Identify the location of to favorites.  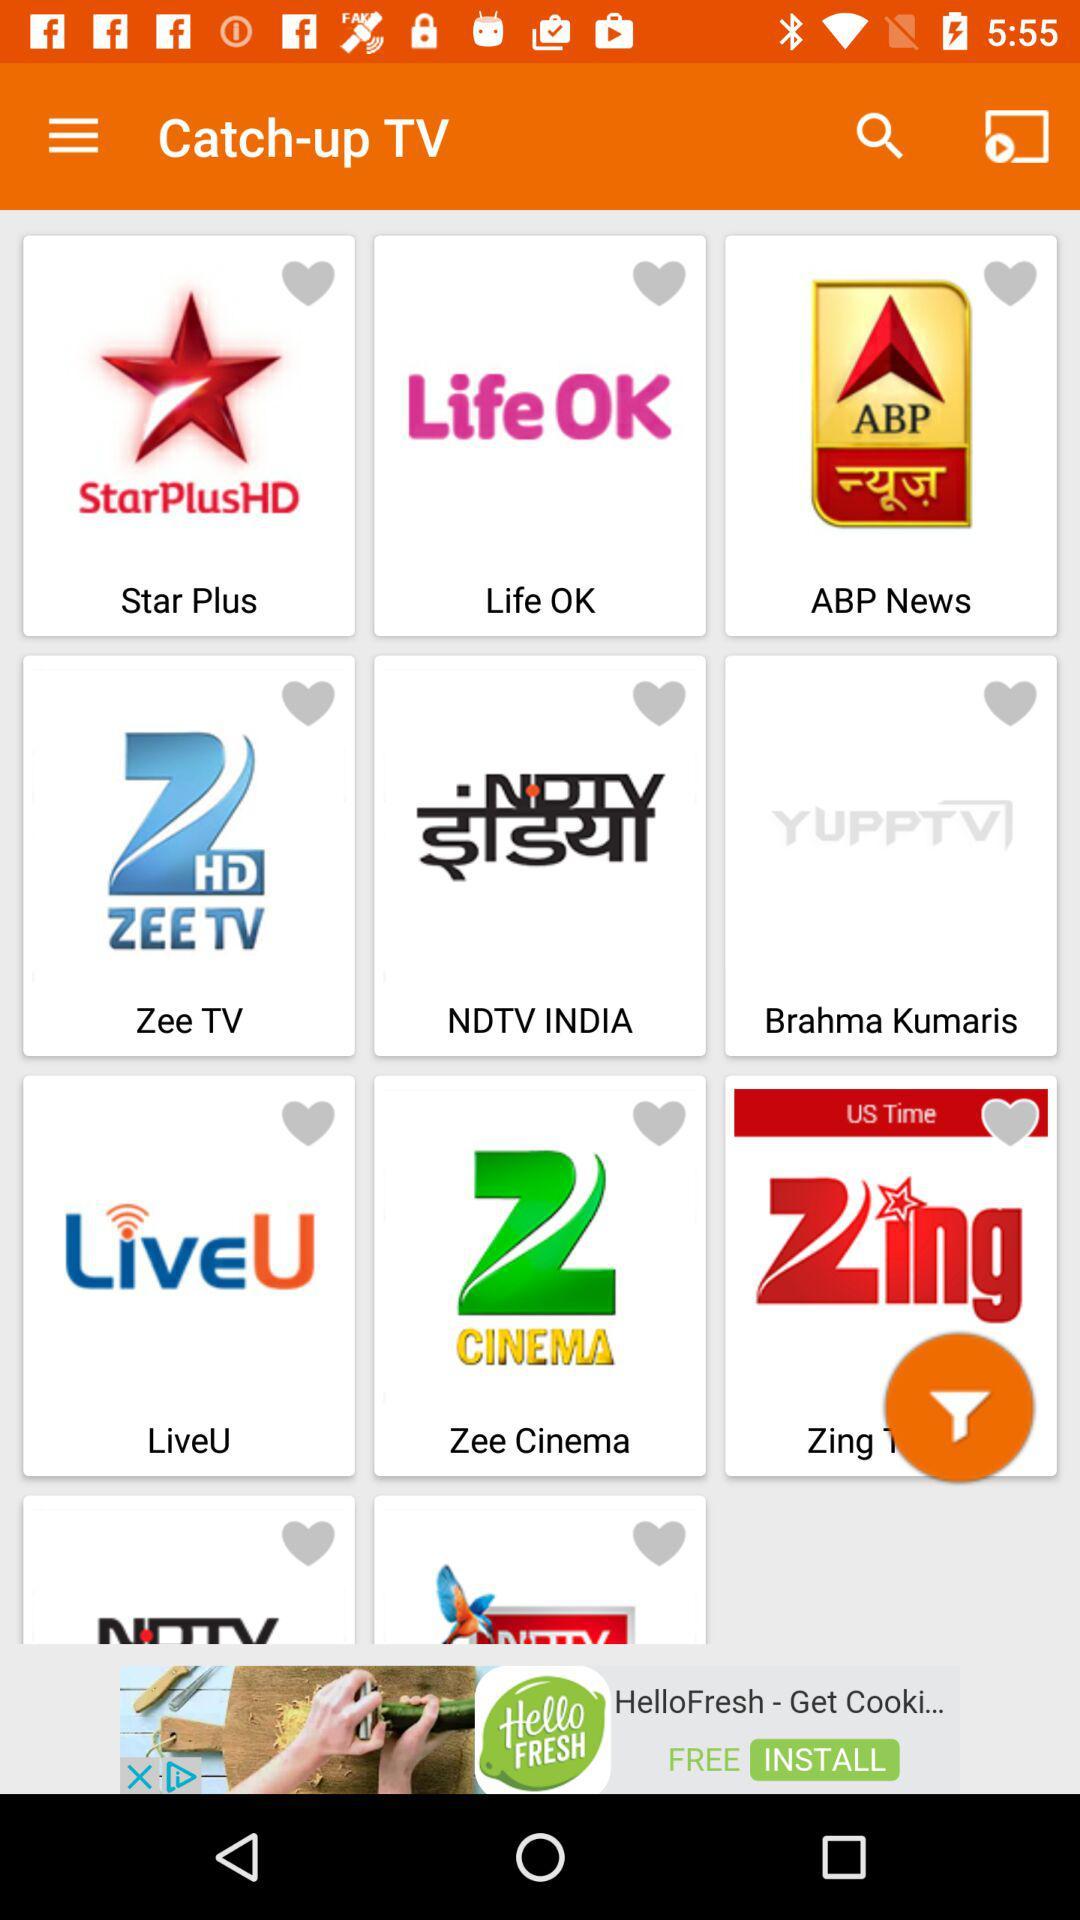
(308, 701).